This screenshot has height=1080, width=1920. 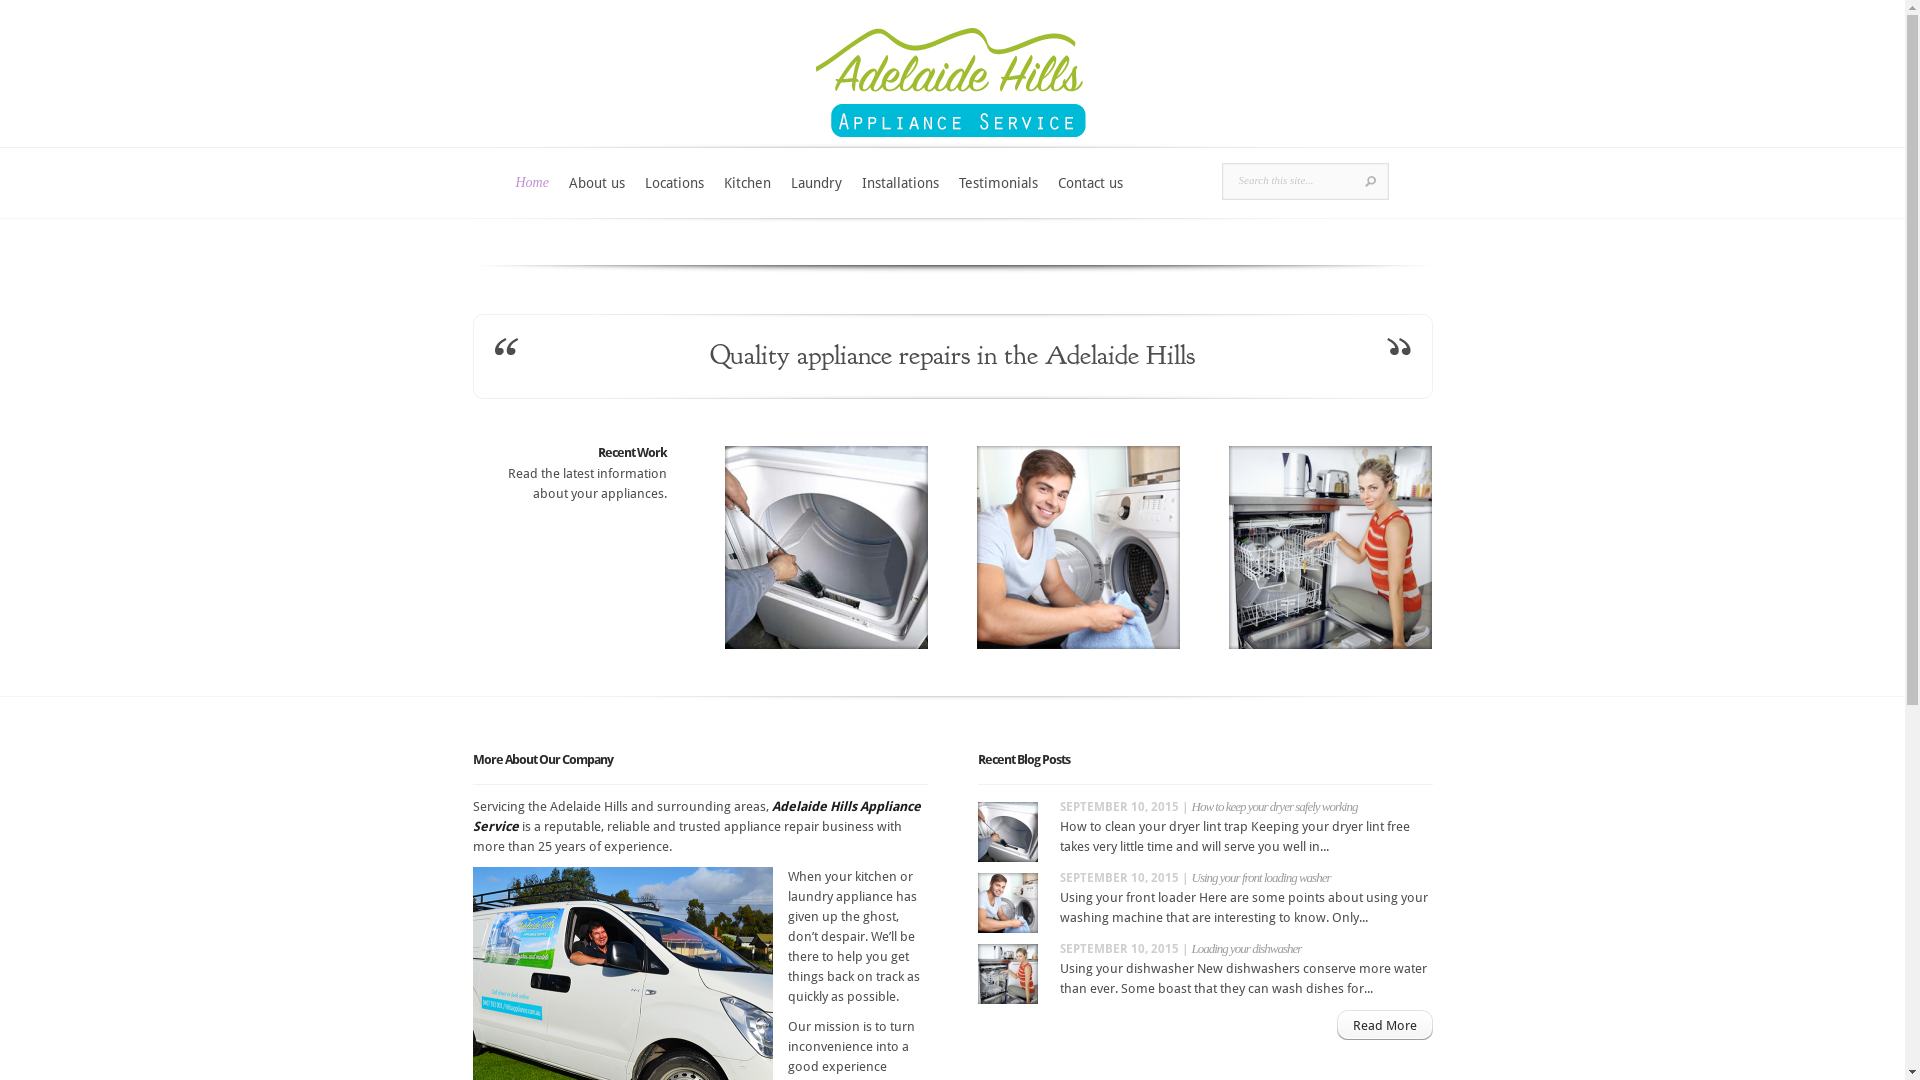 I want to click on 'Loading your dishwasher', so click(x=1246, y=947).